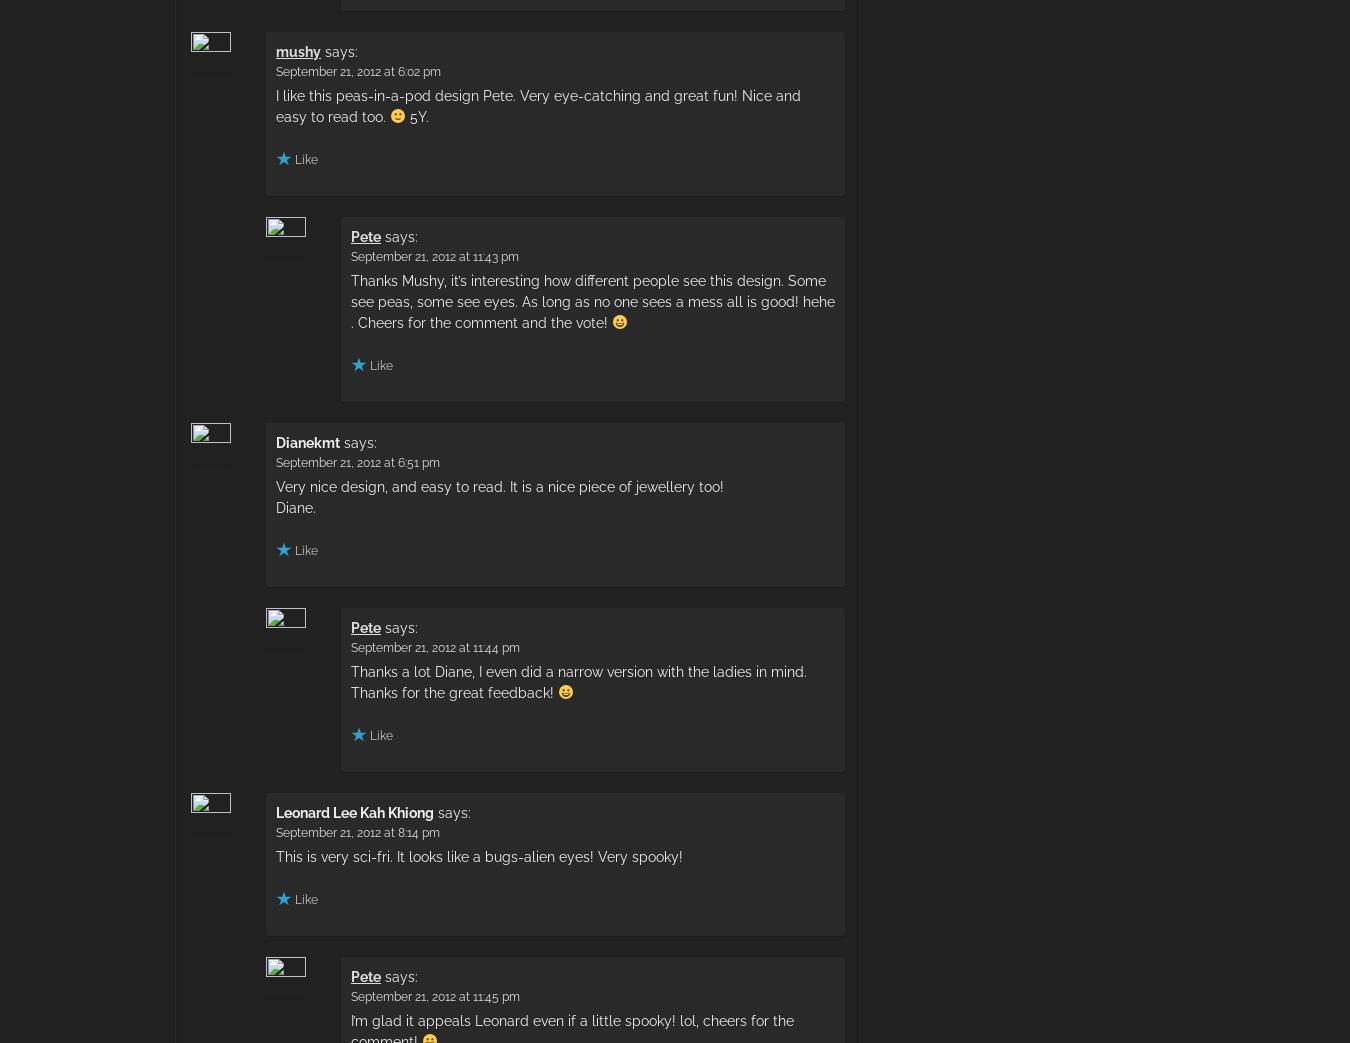 The height and width of the screenshot is (1043, 1350). What do you see at coordinates (274, 855) in the screenshot?
I see `'This is very sci-fri. It looks like a bugs-alien eyes! Very spooky!'` at bounding box center [274, 855].